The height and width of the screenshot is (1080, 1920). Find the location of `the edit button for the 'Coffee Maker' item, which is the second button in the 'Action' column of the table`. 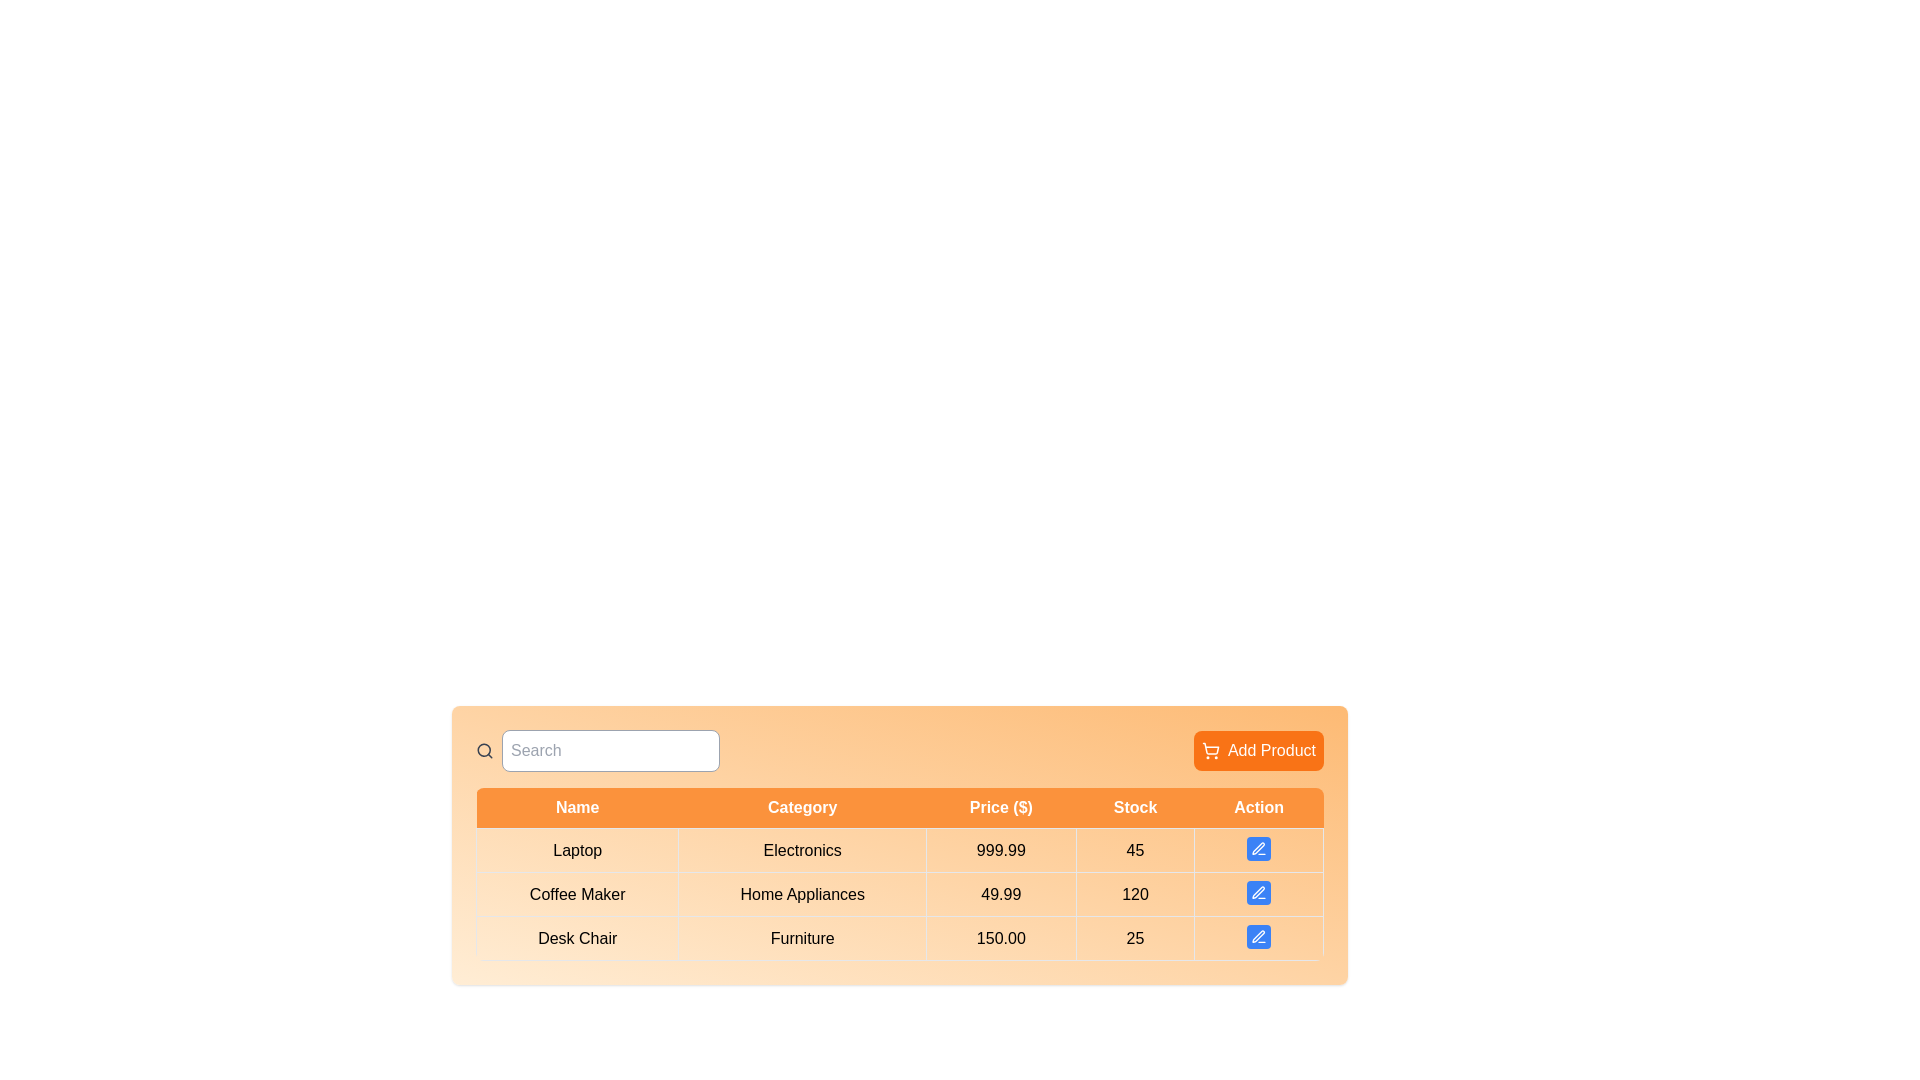

the edit button for the 'Coffee Maker' item, which is the second button in the 'Action' column of the table is located at coordinates (1257, 892).